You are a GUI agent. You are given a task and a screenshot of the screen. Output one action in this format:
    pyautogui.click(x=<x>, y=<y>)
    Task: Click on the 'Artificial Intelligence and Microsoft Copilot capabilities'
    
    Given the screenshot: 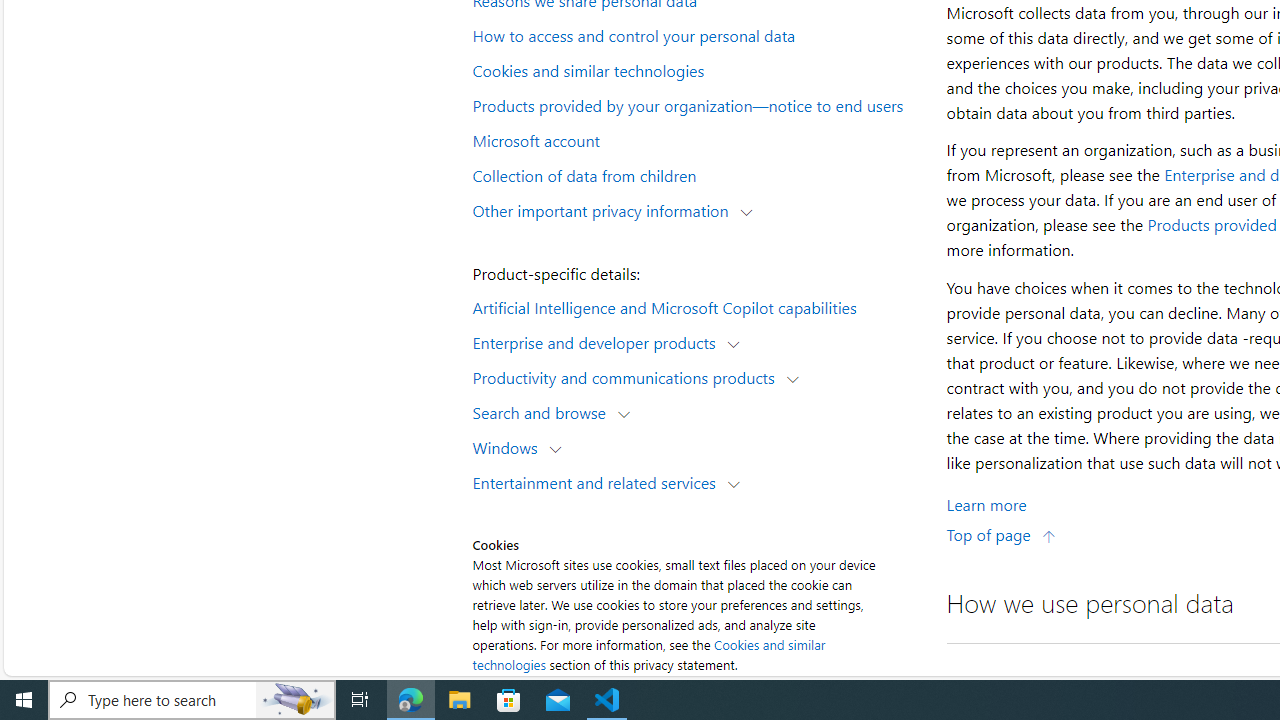 What is the action you would take?
    pyautogui.click(x=696, y=306)
    